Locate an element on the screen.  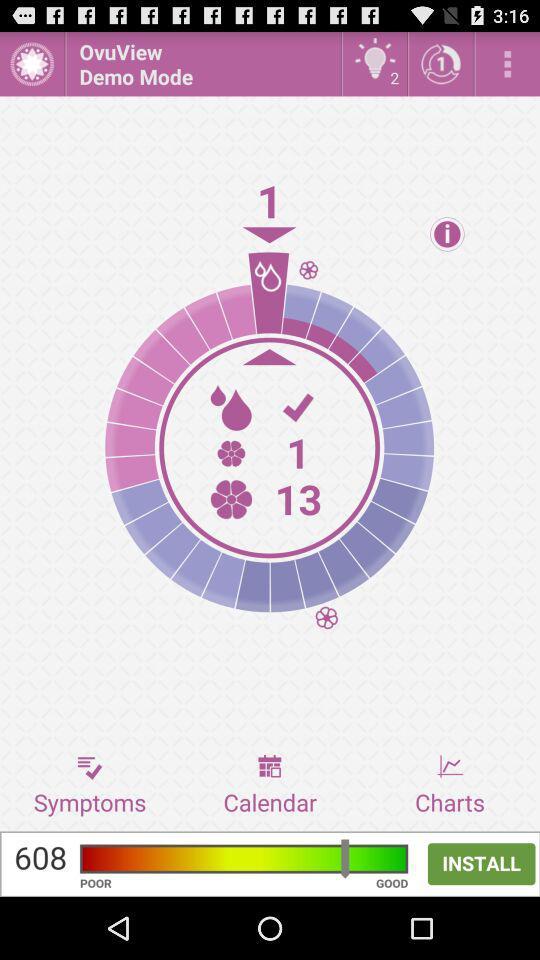
click the button is located at coordinates (31, 63).